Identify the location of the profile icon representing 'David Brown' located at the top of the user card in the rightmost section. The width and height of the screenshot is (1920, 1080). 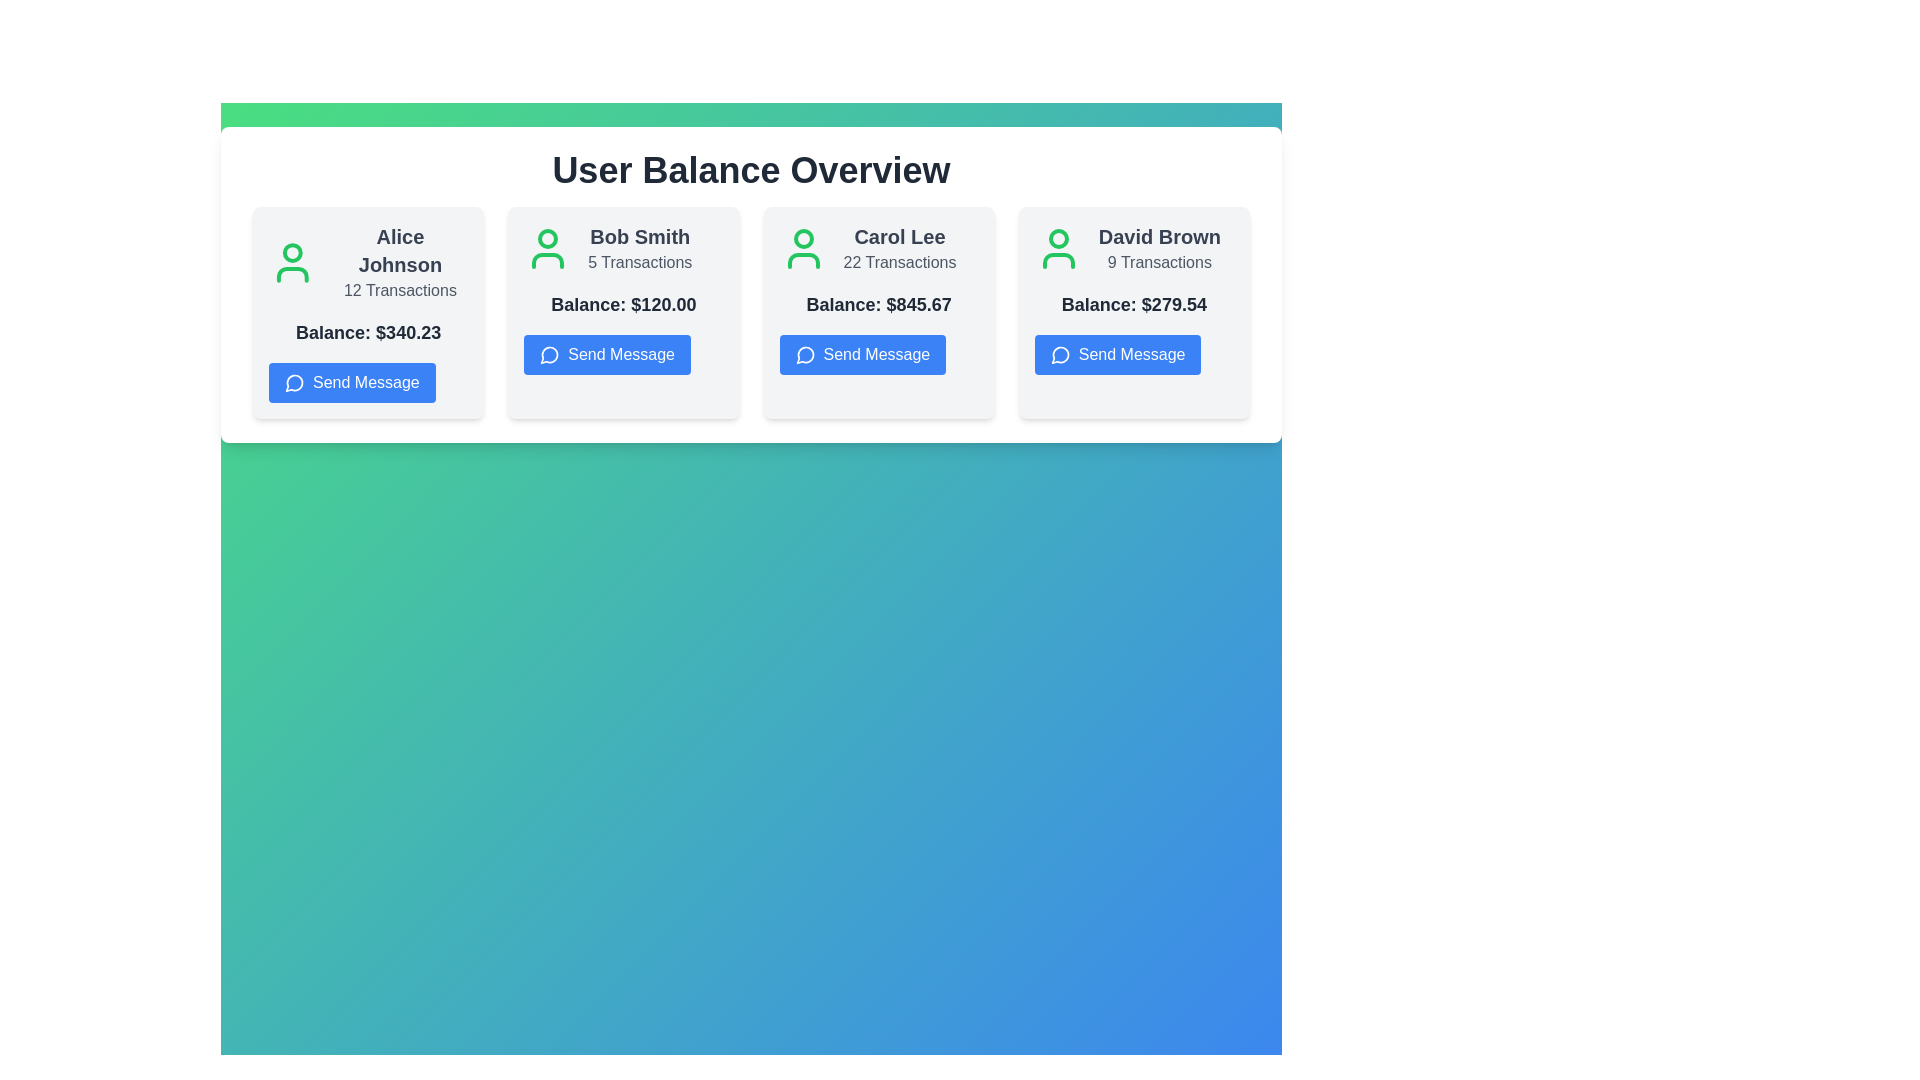
(1057, 238).